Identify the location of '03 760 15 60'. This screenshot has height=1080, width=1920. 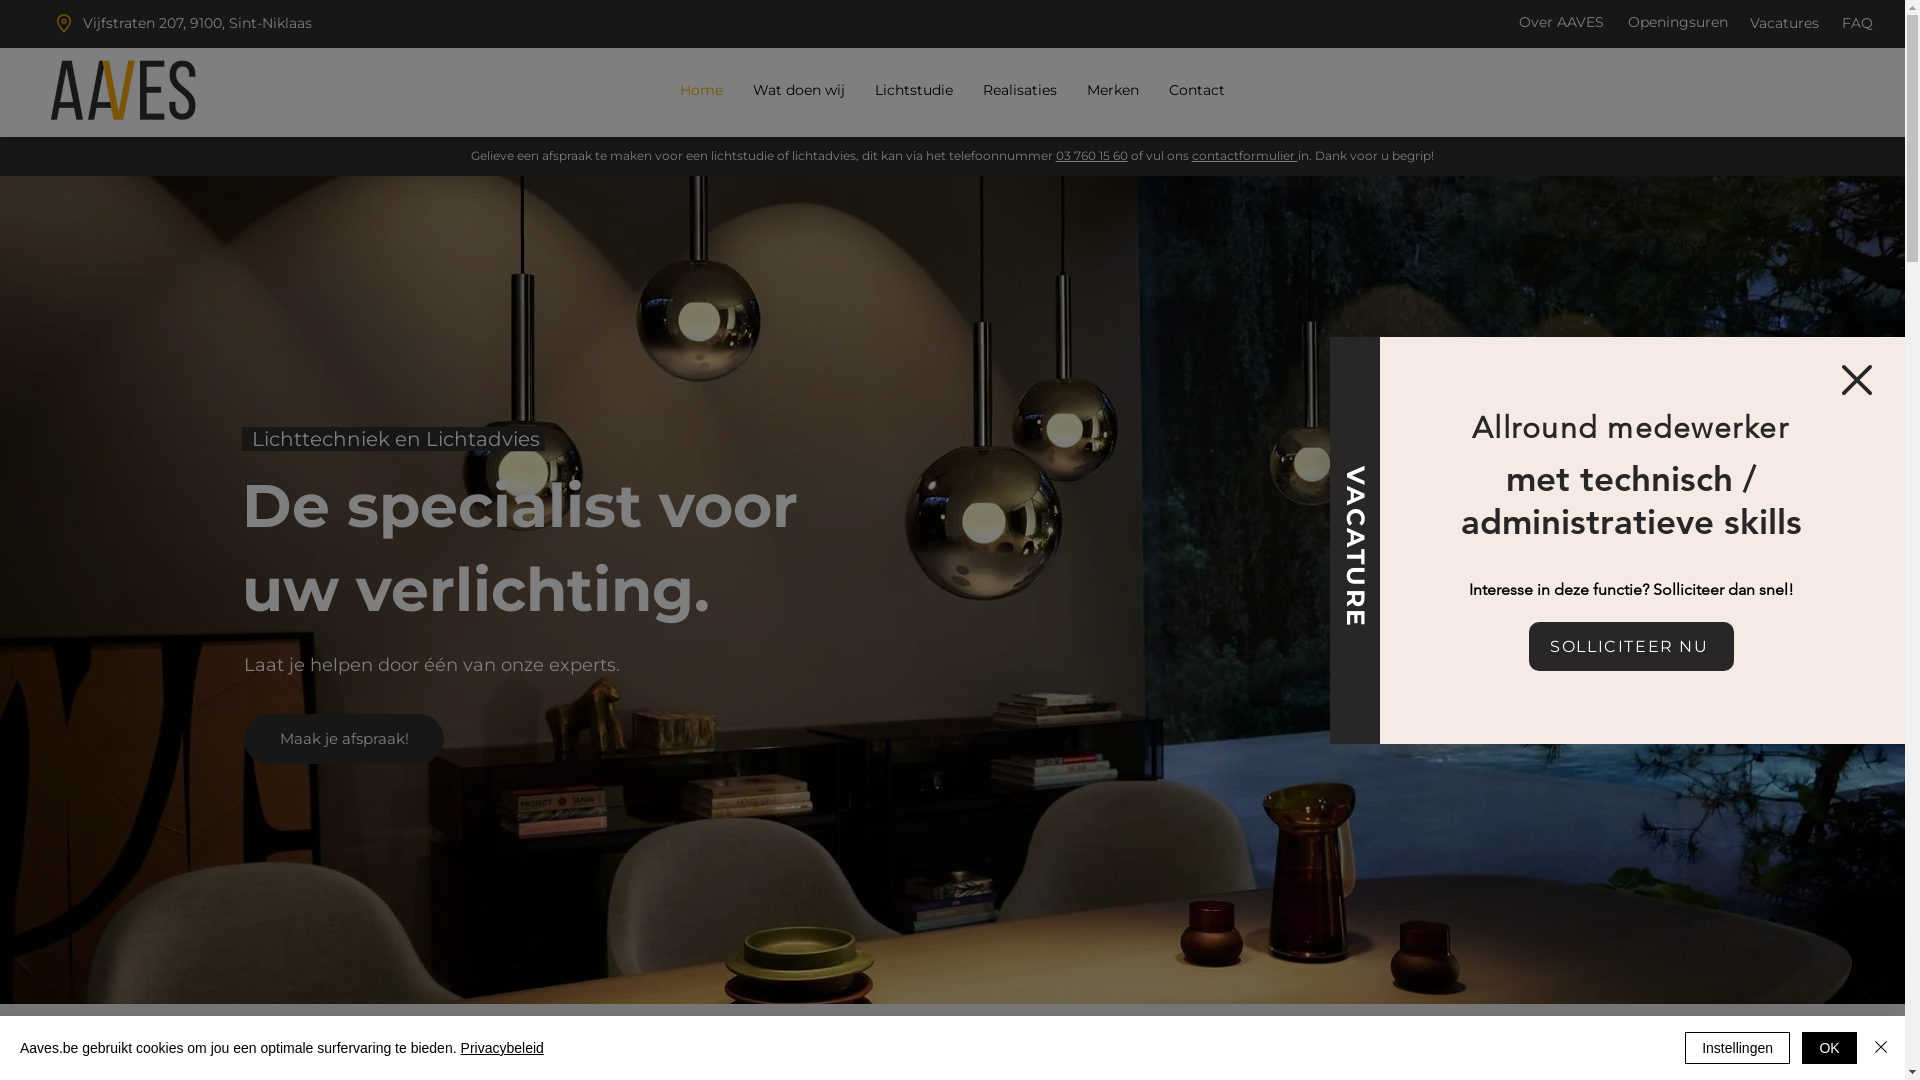
(1091, 154).